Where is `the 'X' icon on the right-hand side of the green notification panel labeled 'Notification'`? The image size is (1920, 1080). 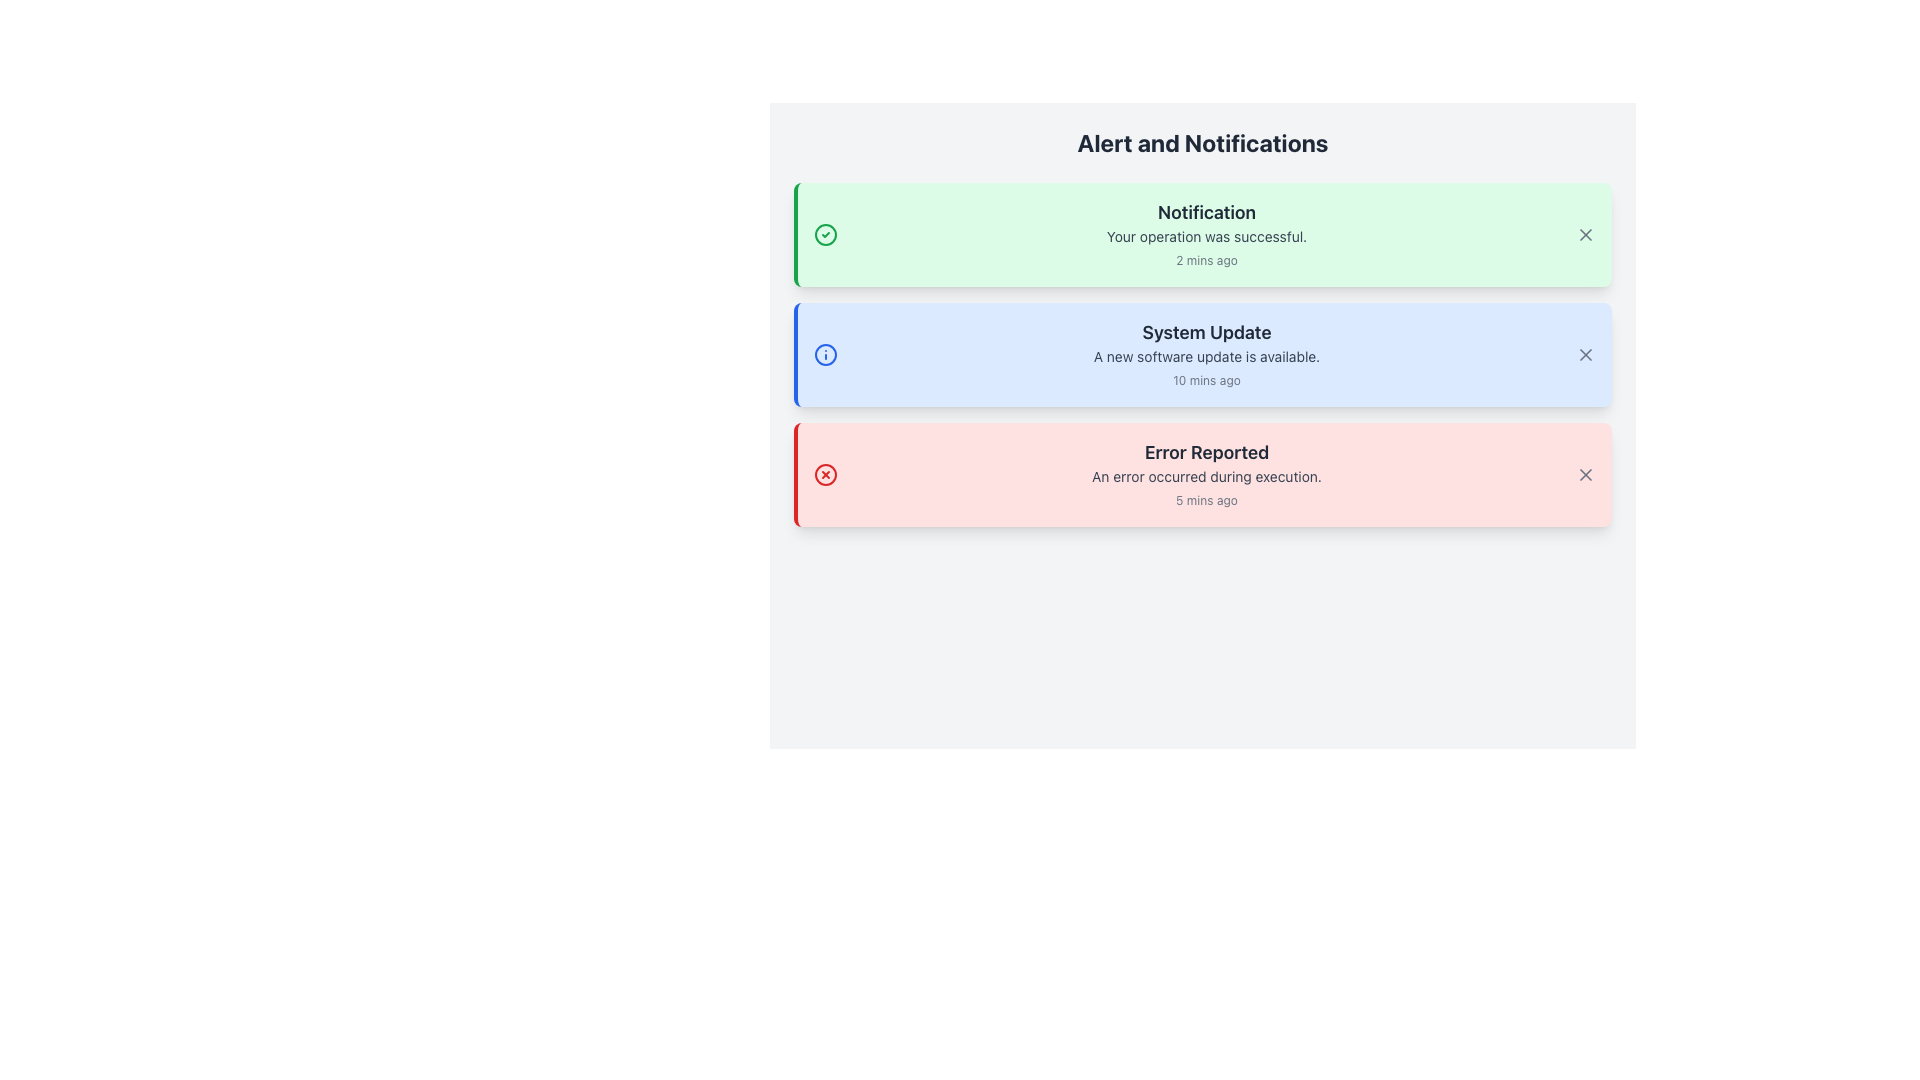
the 'X' icon on the right-hand side of the green notification panel labeled 'Notification' is located at coordinates (1584, 234).